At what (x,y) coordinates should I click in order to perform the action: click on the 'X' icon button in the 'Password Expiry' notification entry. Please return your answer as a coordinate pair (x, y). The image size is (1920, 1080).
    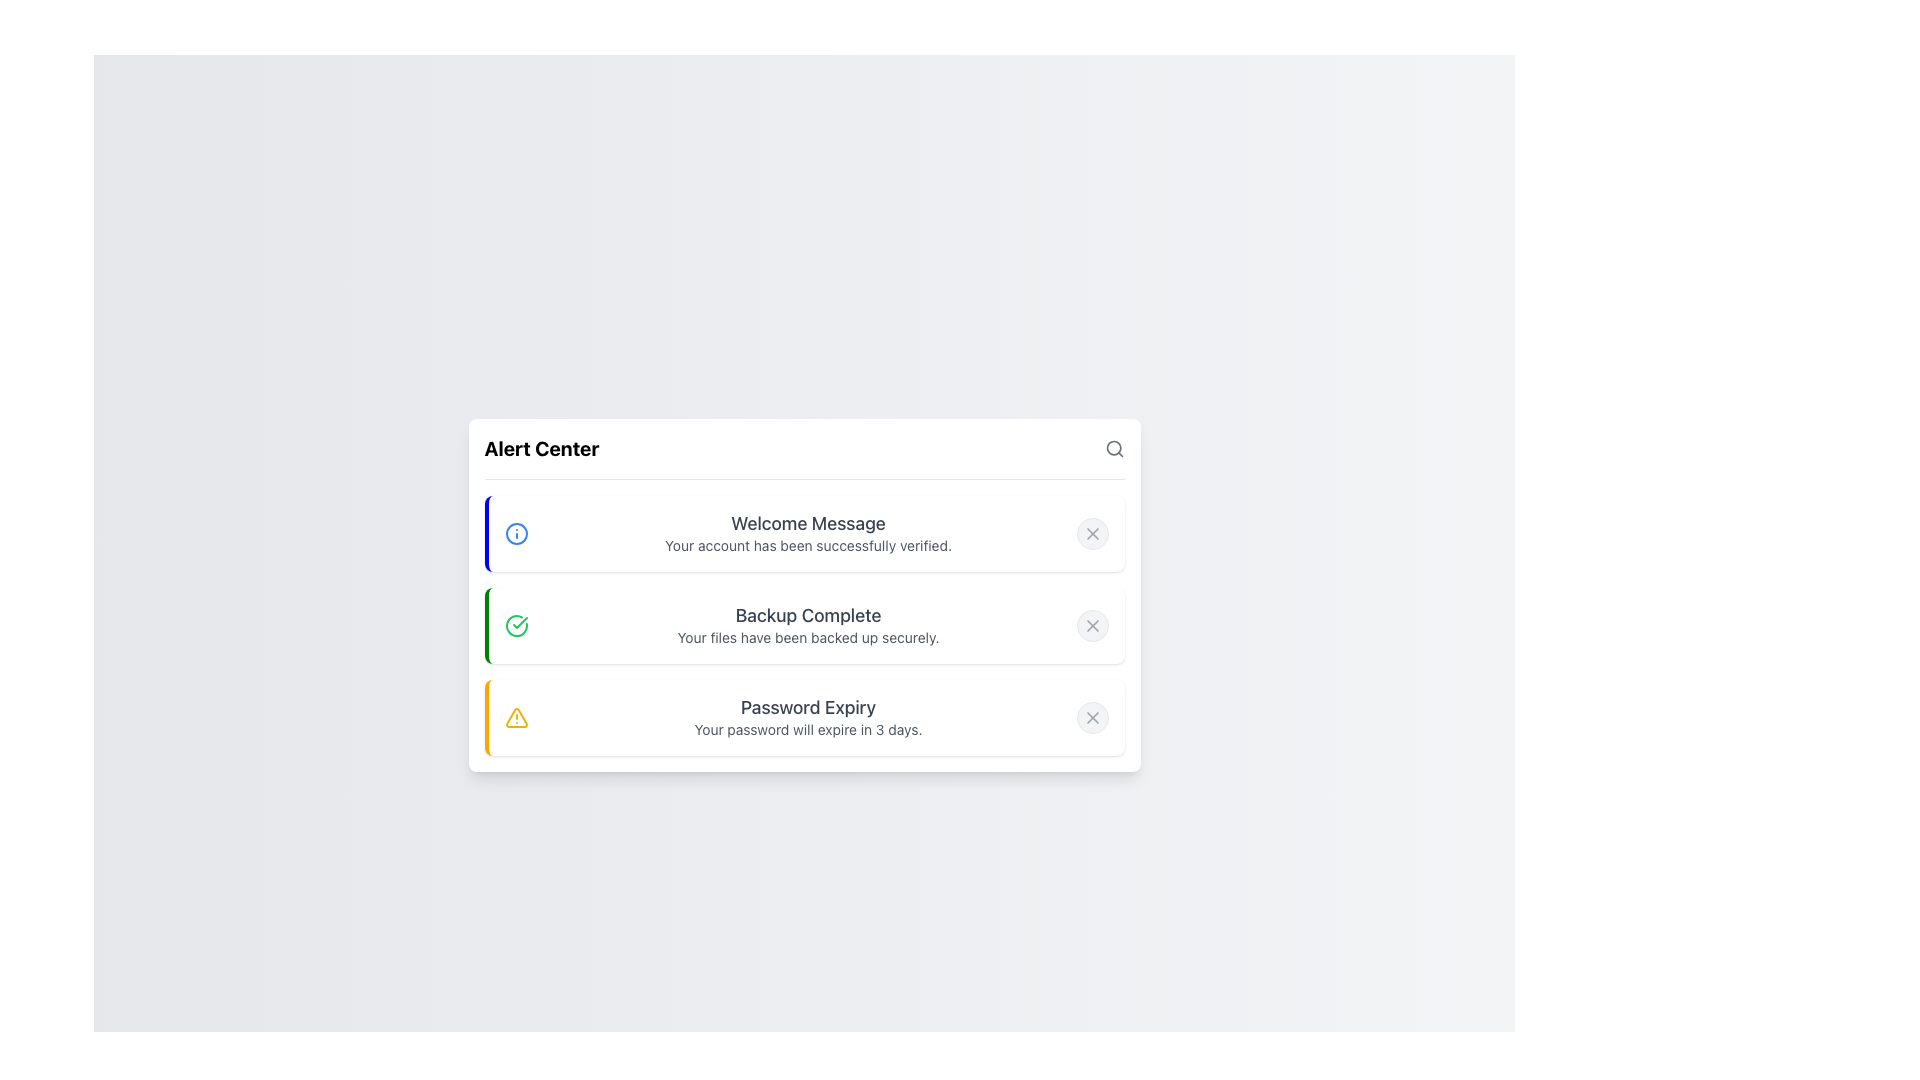
    Looking at the image, I should click on (1091, 716).